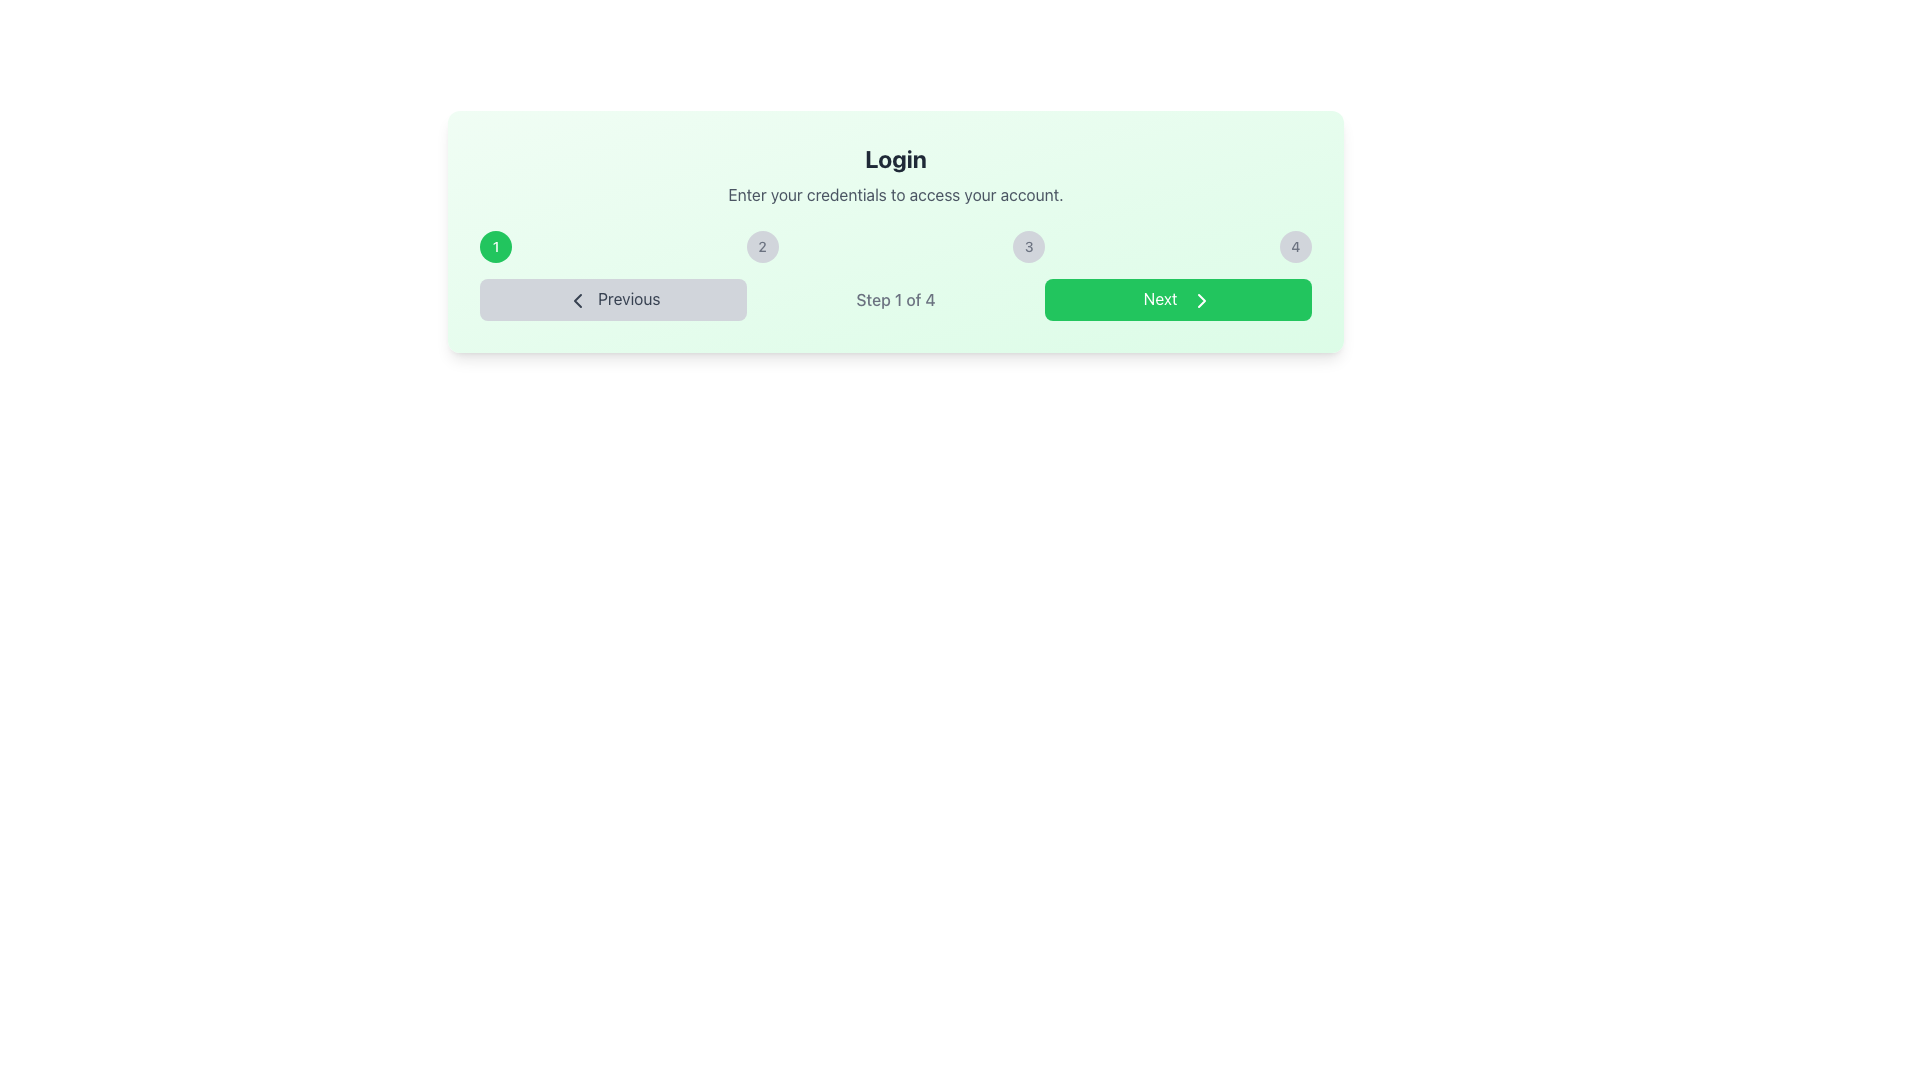  I want to click on the green 'Next' button which has a chevron-shaped icon pointing to the right located at its rightmost side, next to the text label 'Next', so click(1200, 300).